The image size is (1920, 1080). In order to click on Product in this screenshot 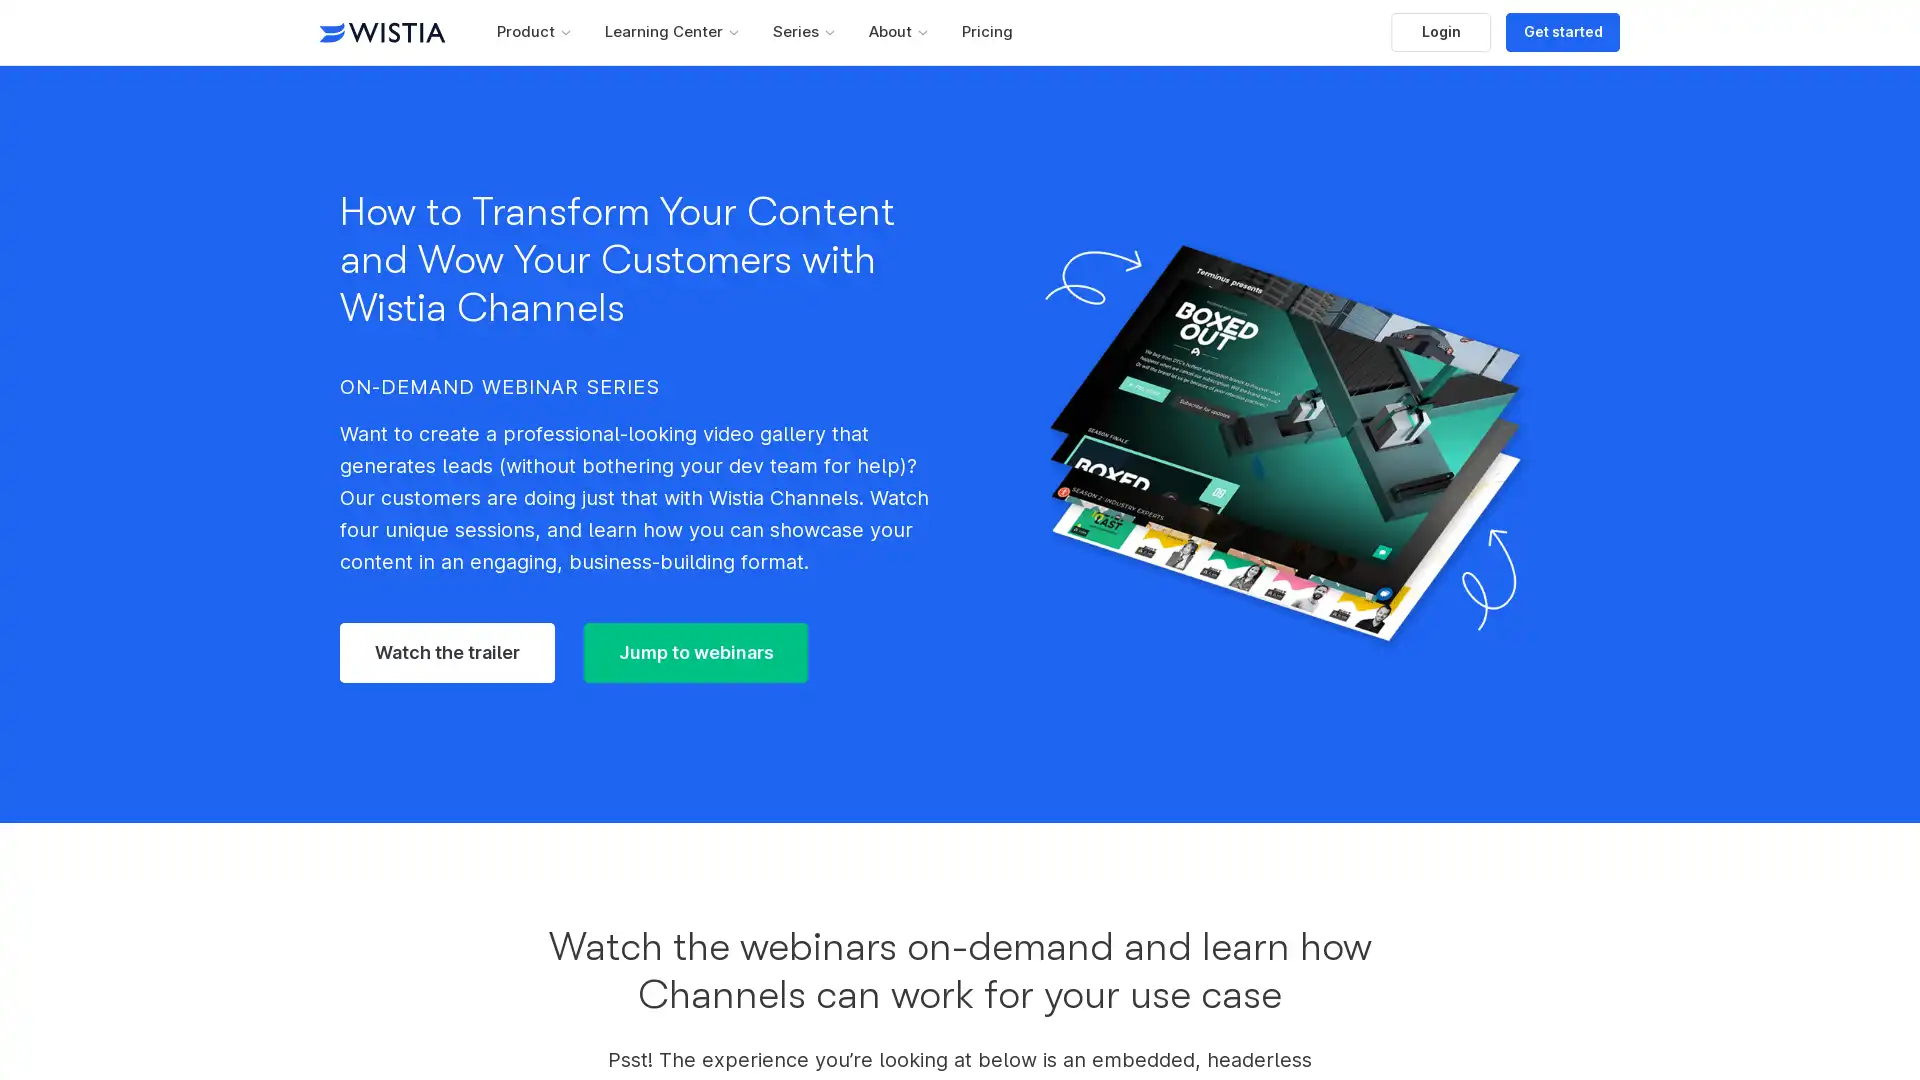, I will do `click(532, 32)`.